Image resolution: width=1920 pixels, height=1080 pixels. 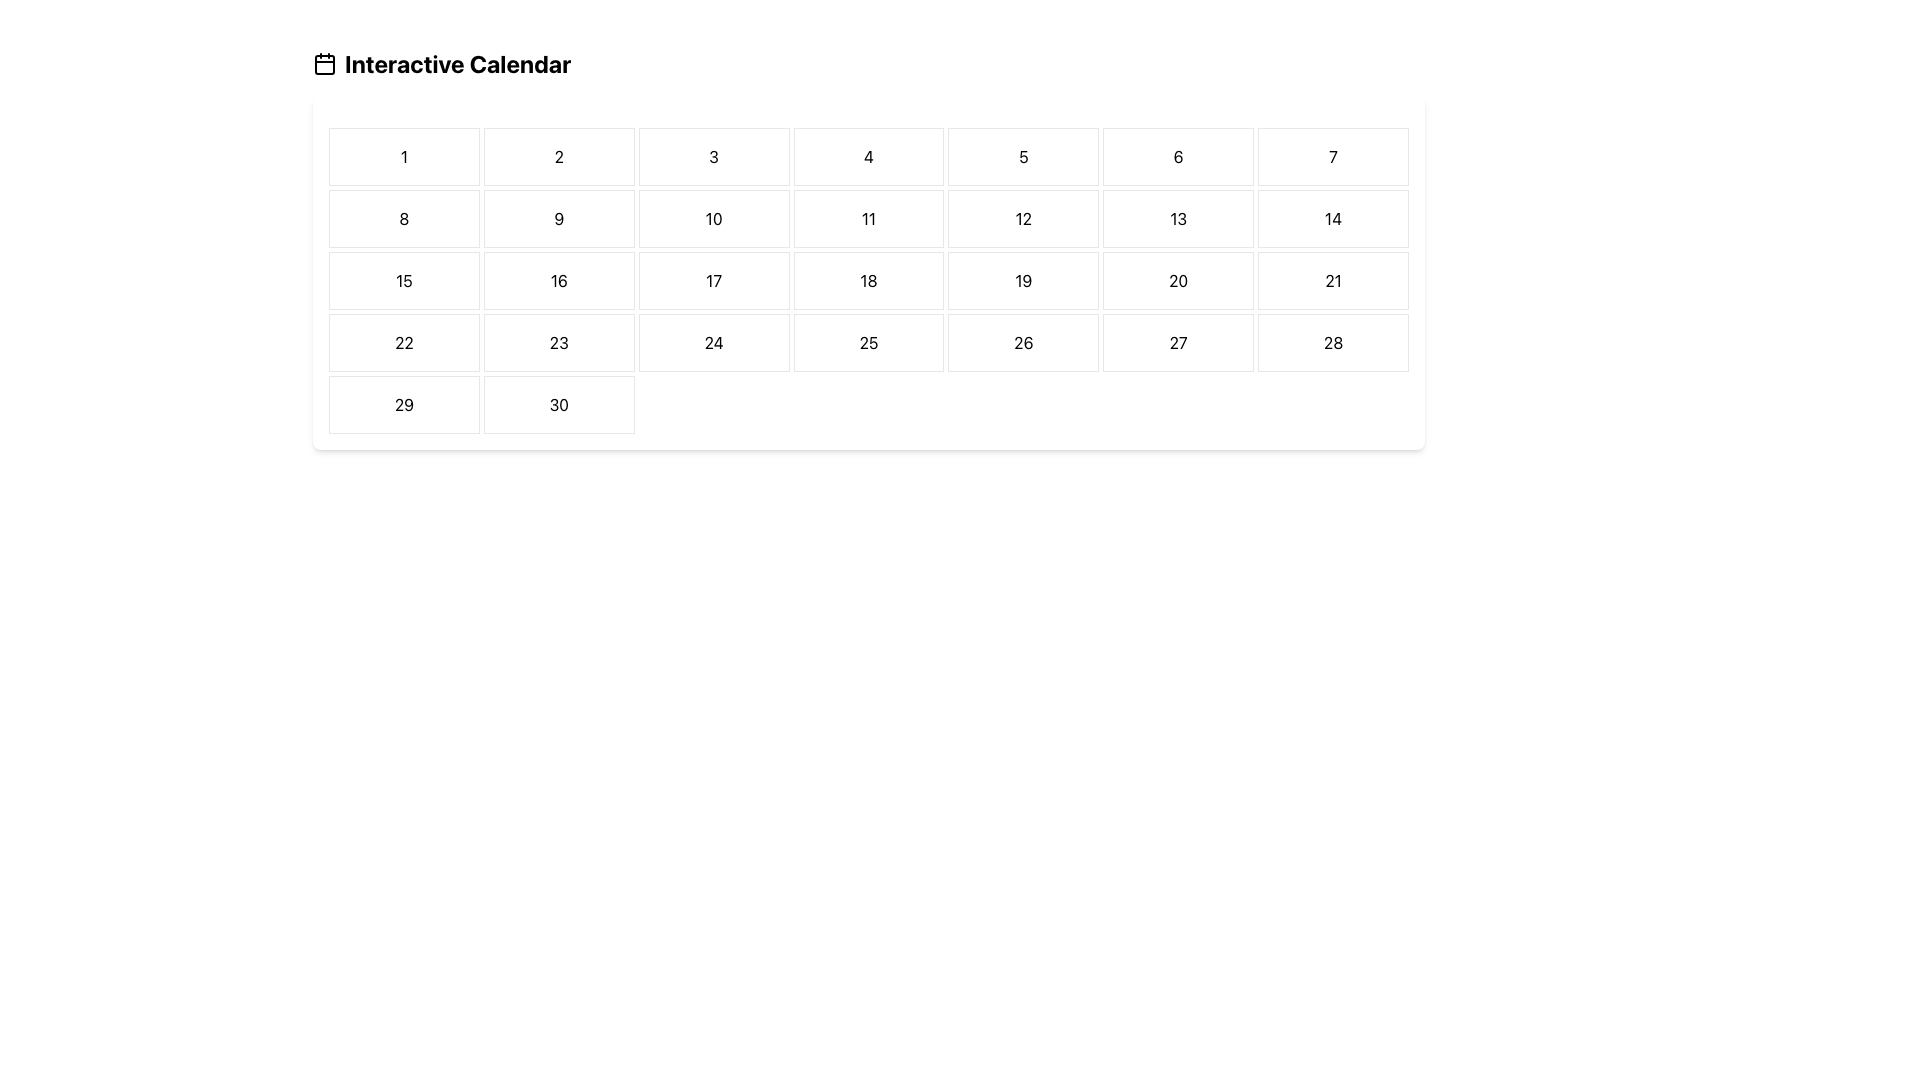 What do you see at coordinates (1333, 156) in the screenshot?
I see `the button labeled '7' in the grid of numbers` at bounding box center [1333, 156].